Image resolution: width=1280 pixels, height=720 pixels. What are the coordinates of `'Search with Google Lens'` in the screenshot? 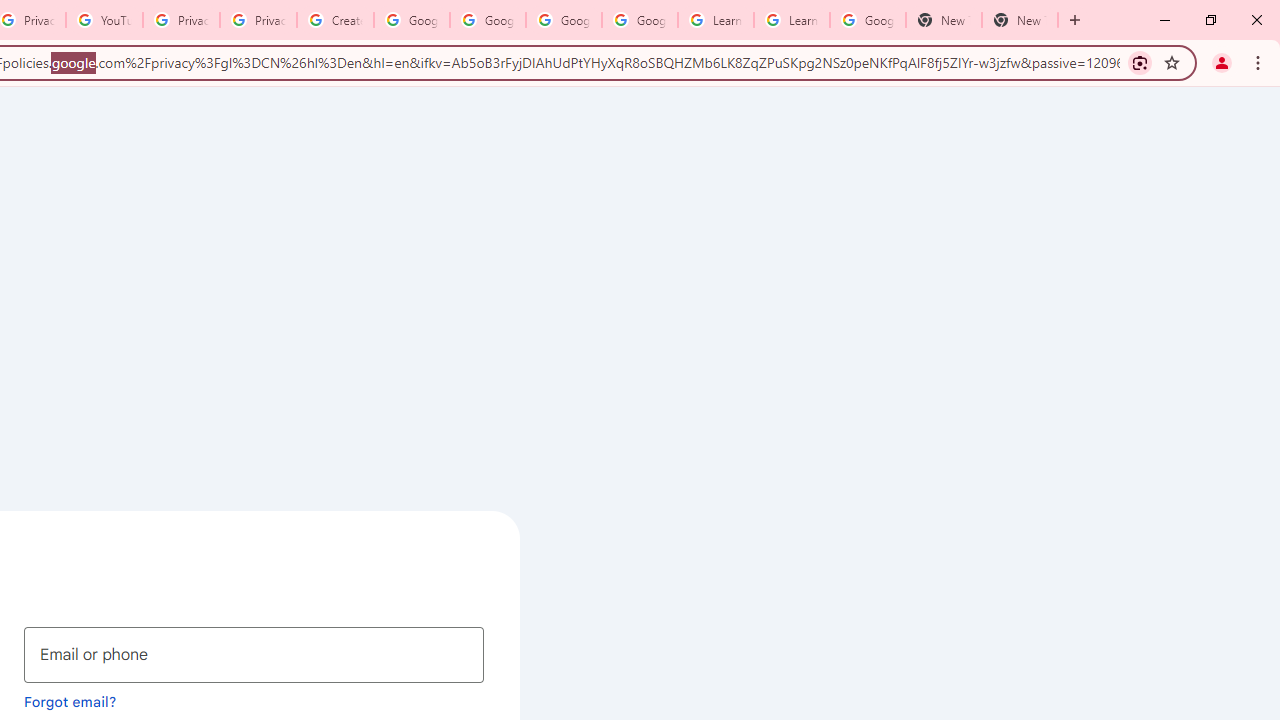 It's located at (1139, 61).